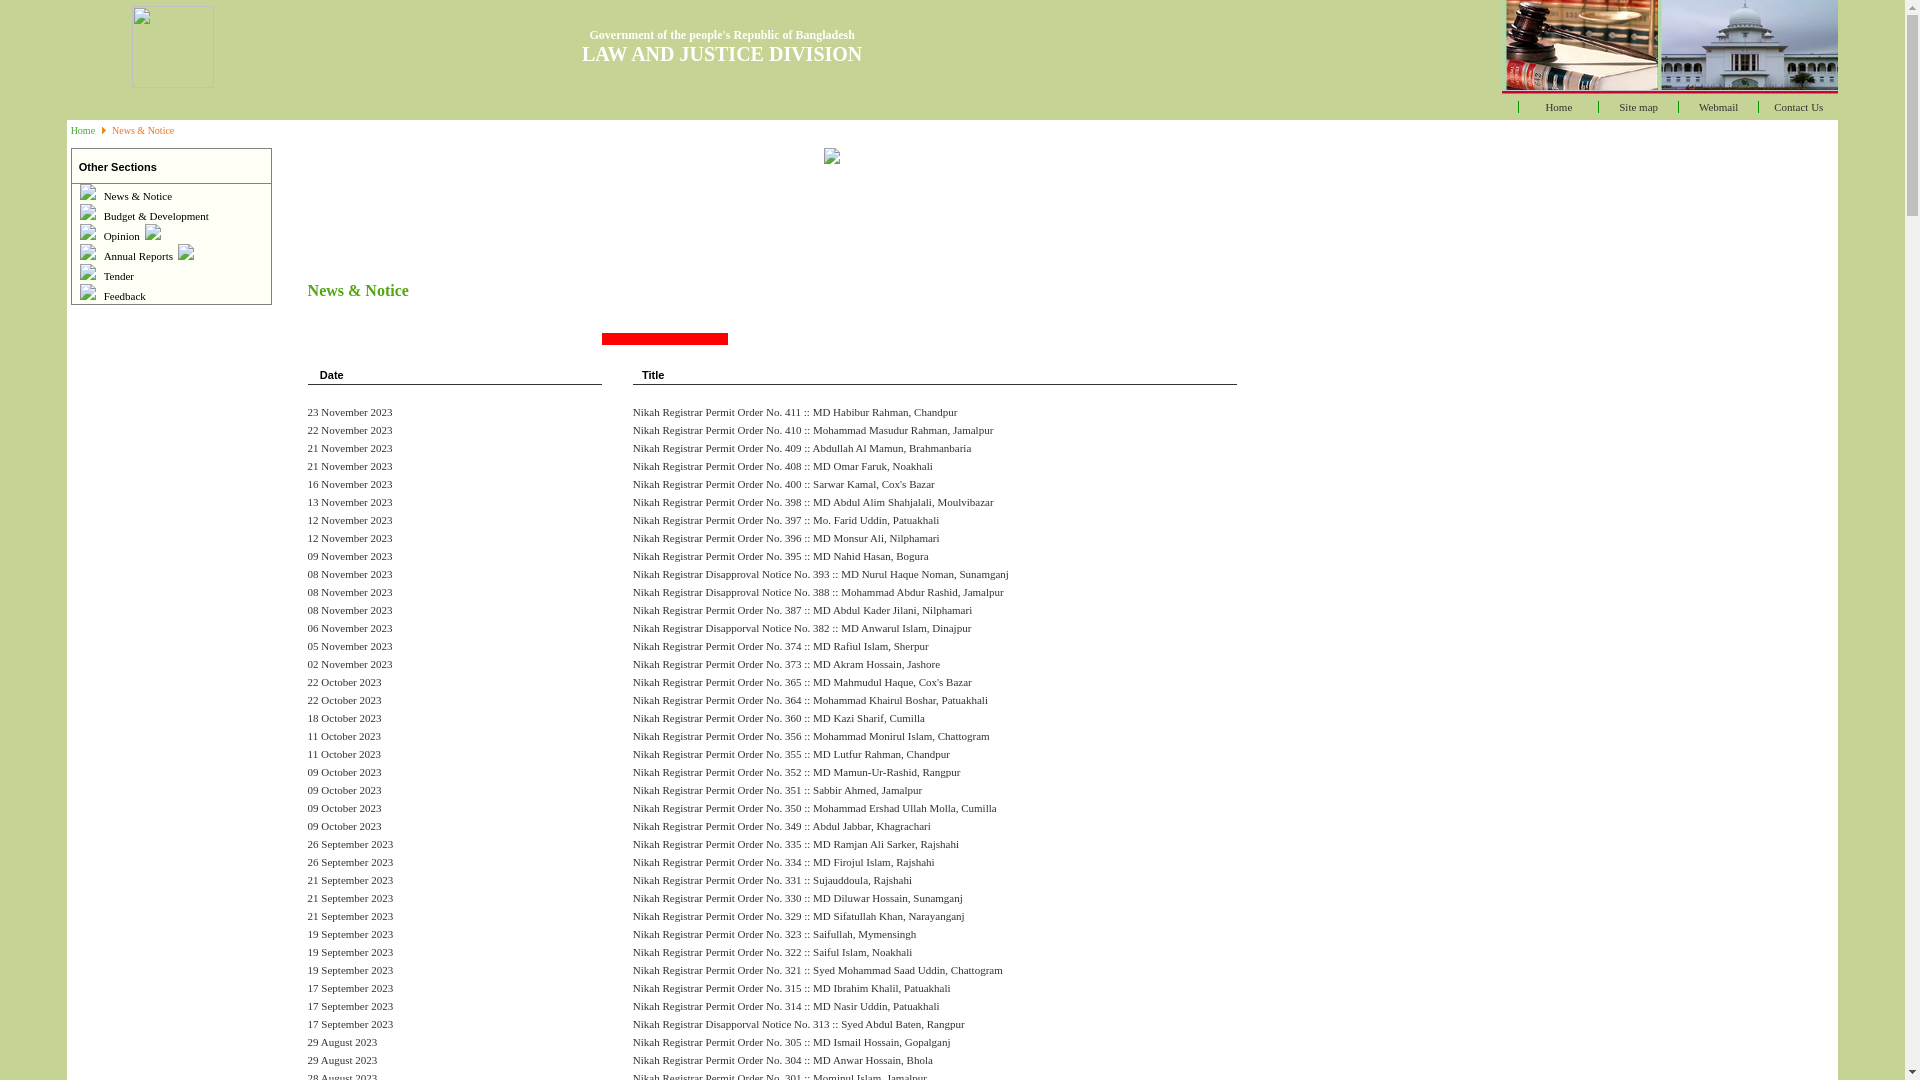 Image resolution: width=1920 pixels, height=1080 pixels. What do you see at coordinates (118, 276) in the screenshot?
I see `'Tender'` at bounding box center [118, 276].